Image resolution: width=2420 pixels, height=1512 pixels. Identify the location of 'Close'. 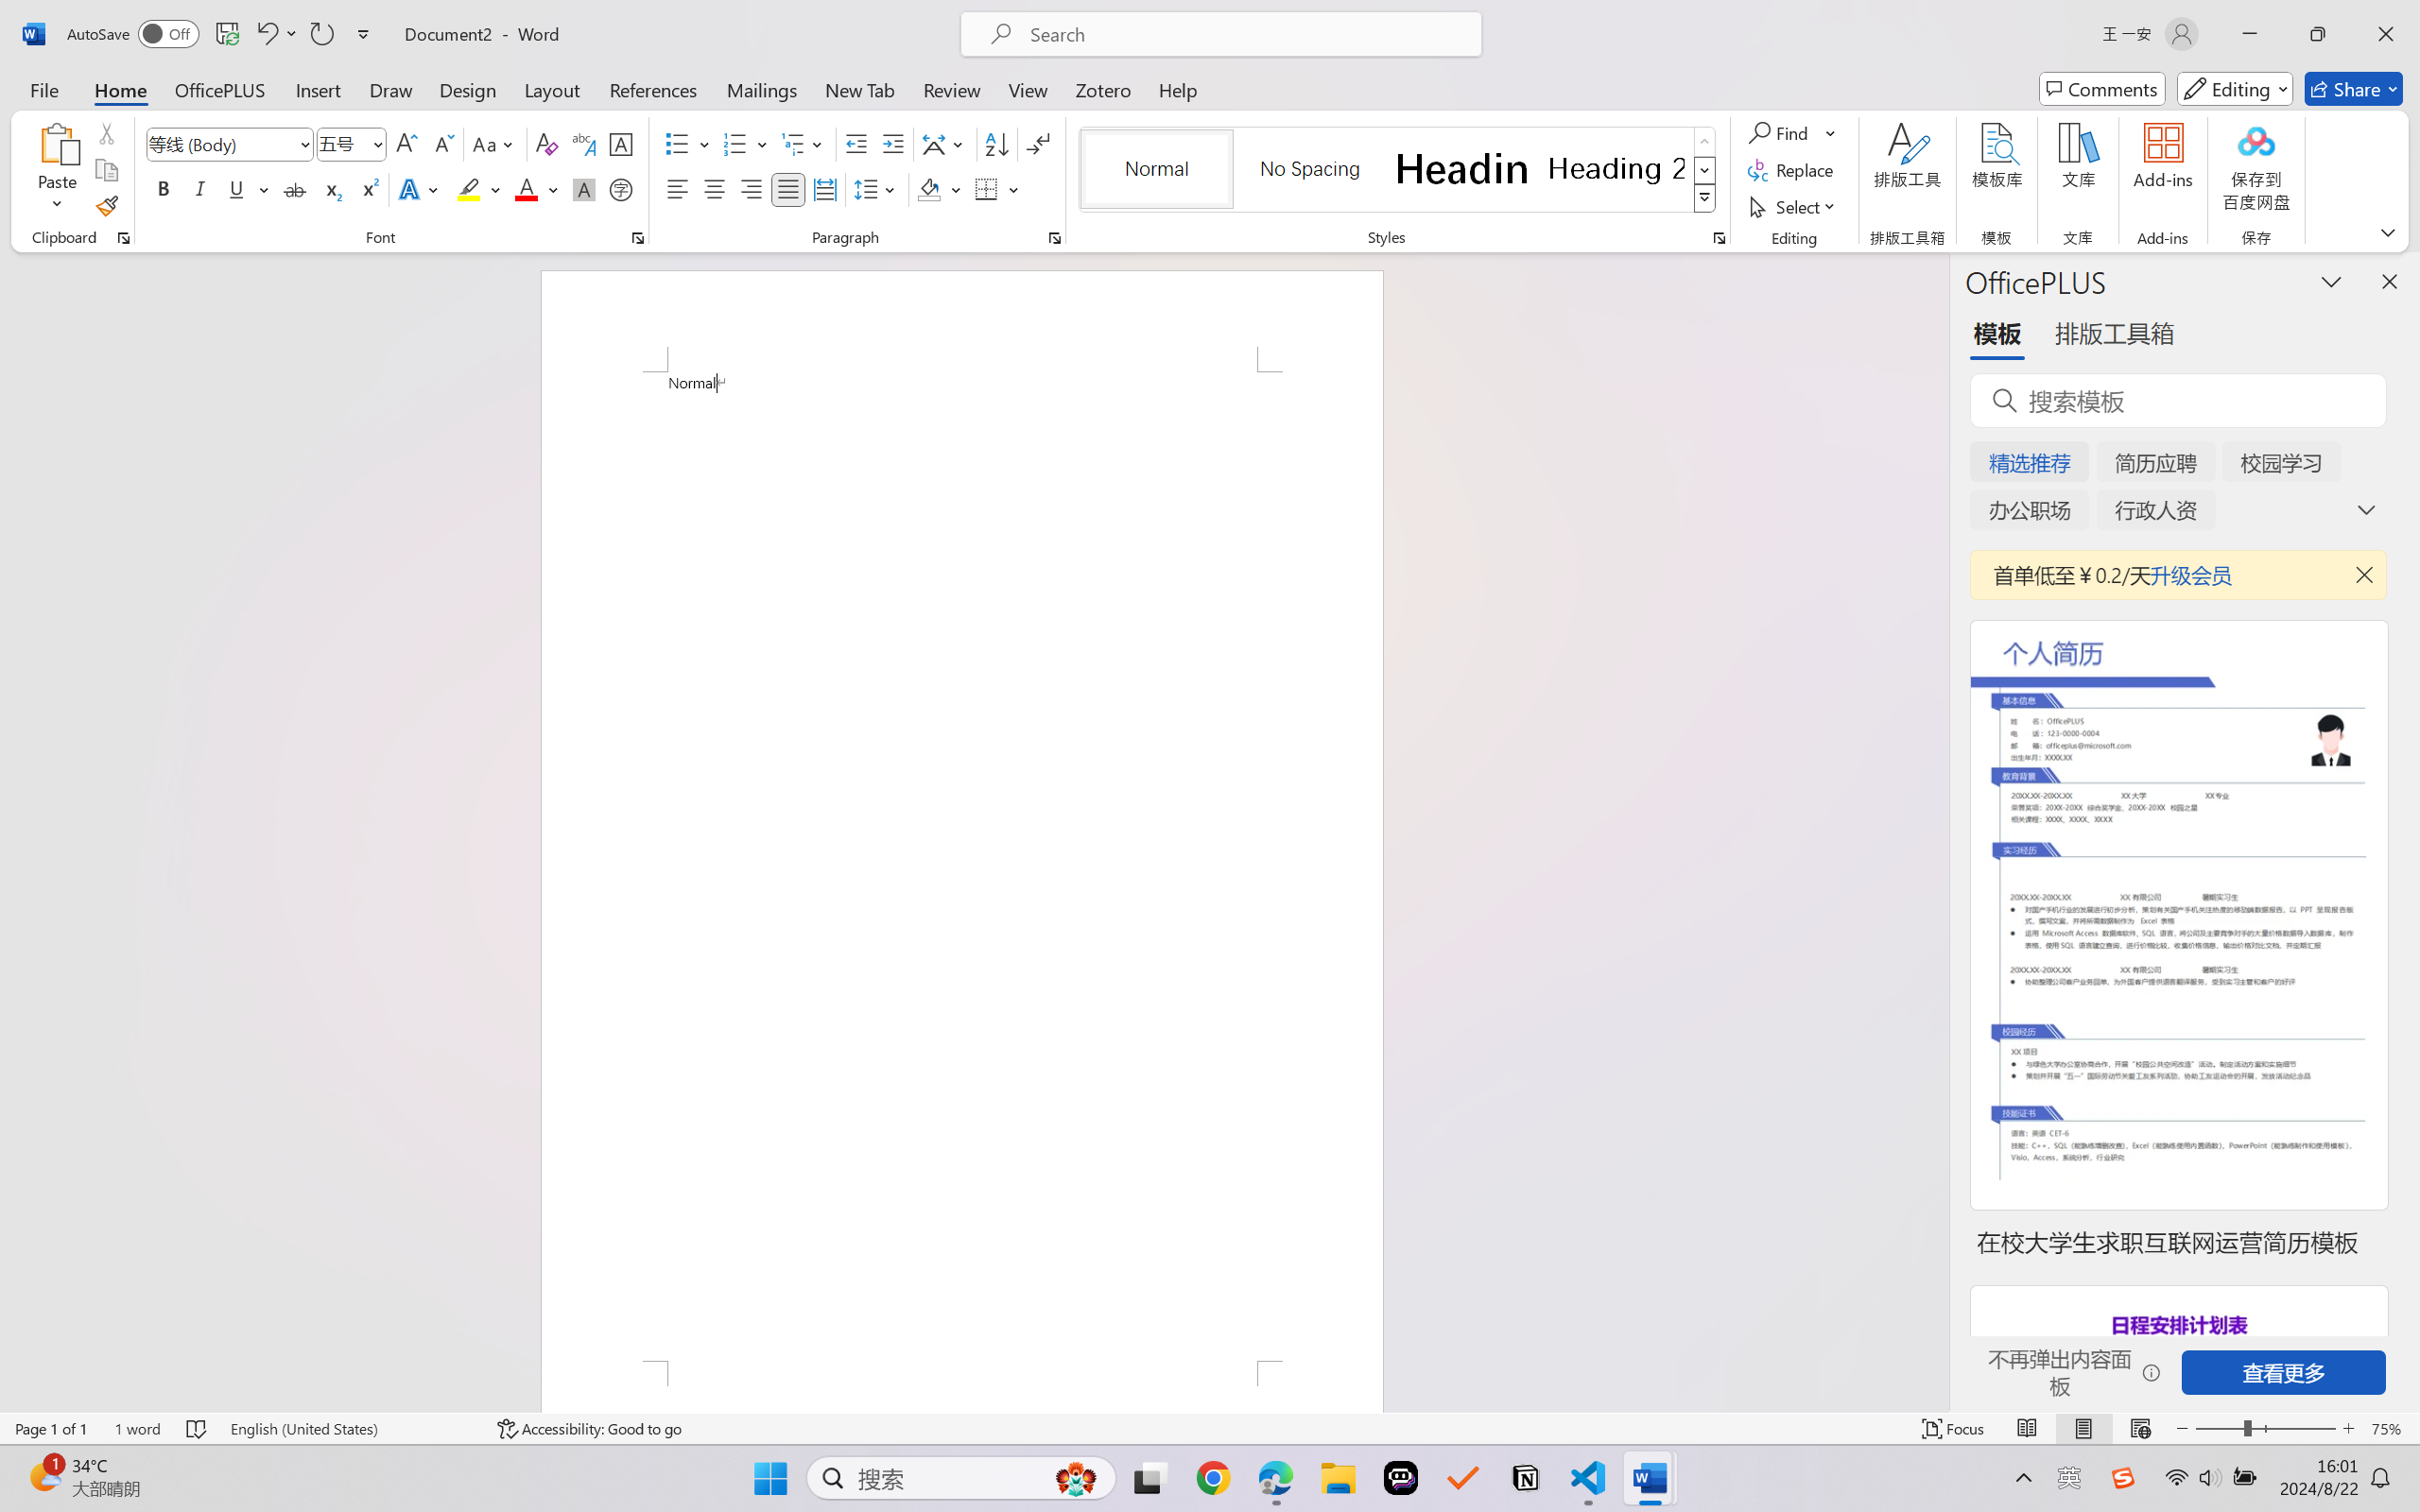
(2385, 33).